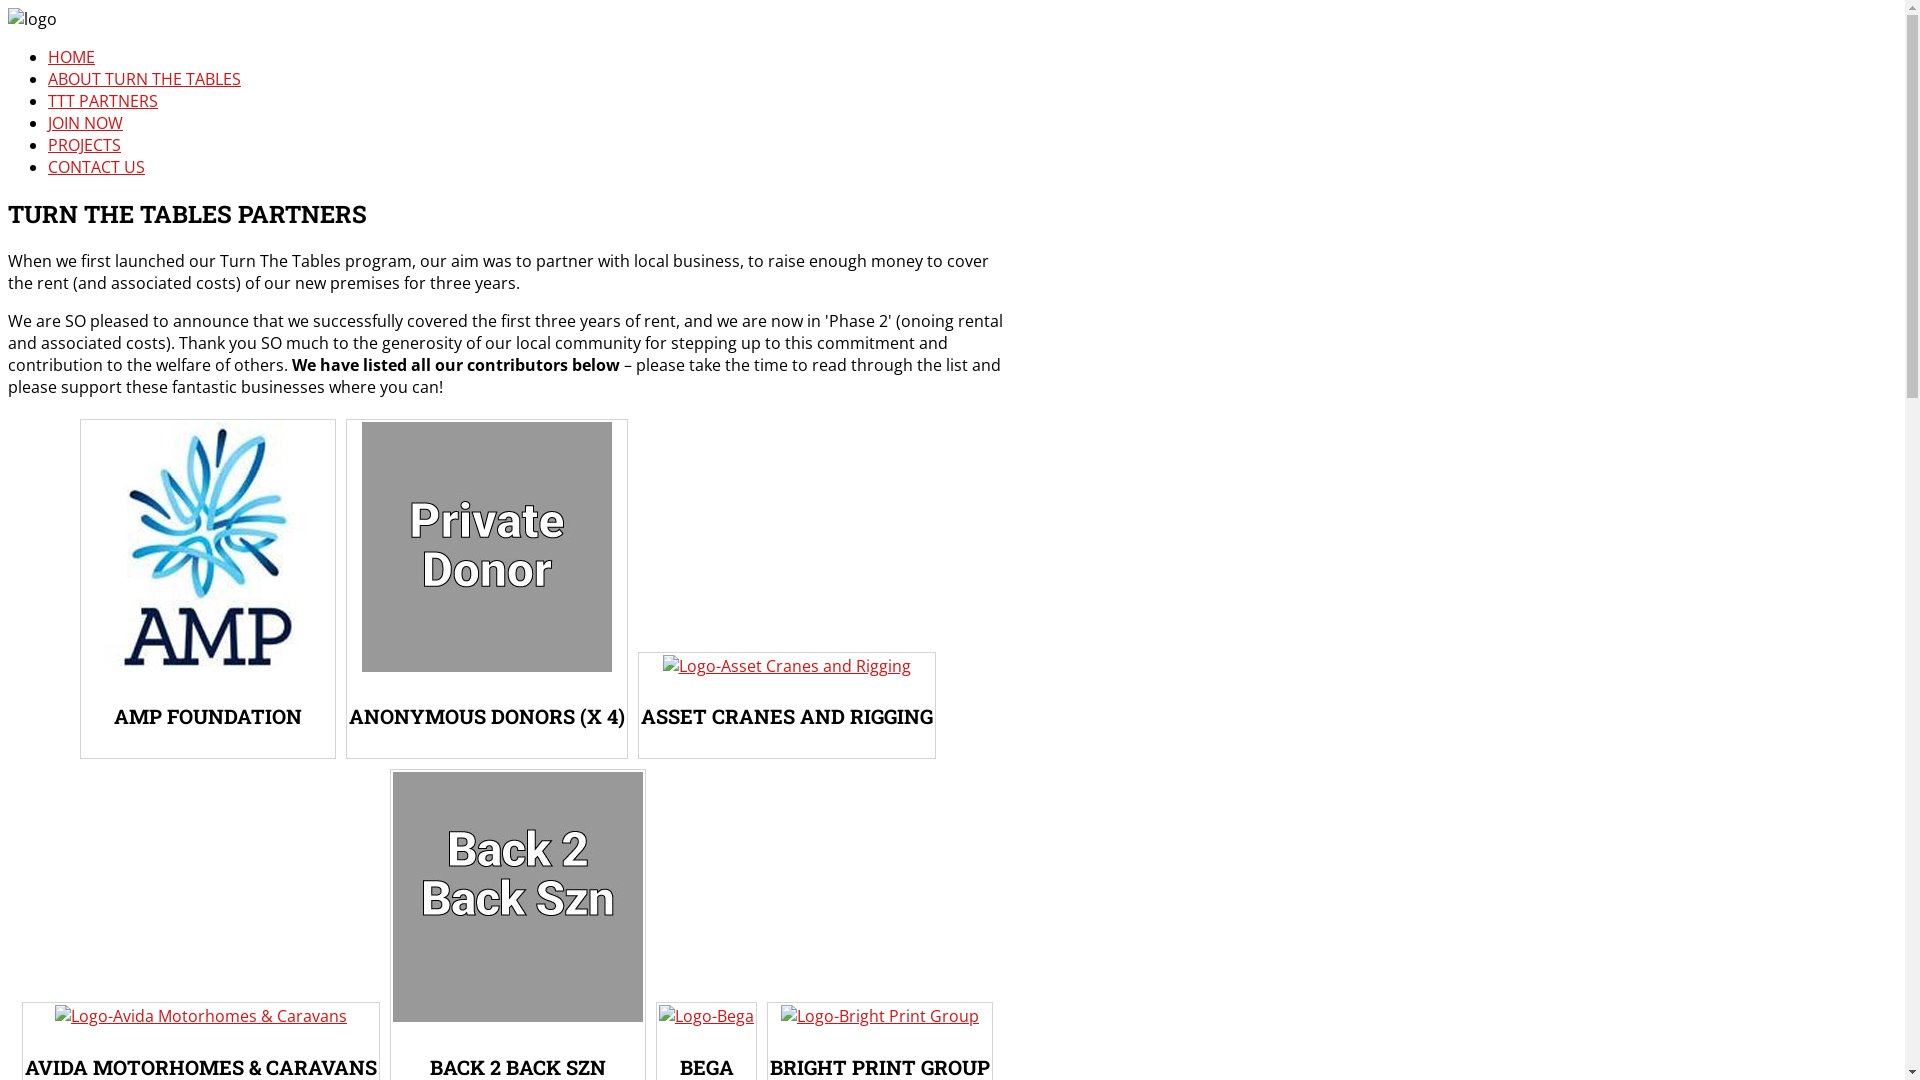 Image resolution: width=1920 pixels, height=1080 pixels. I want to click on 'HOME', so click(71, 56).